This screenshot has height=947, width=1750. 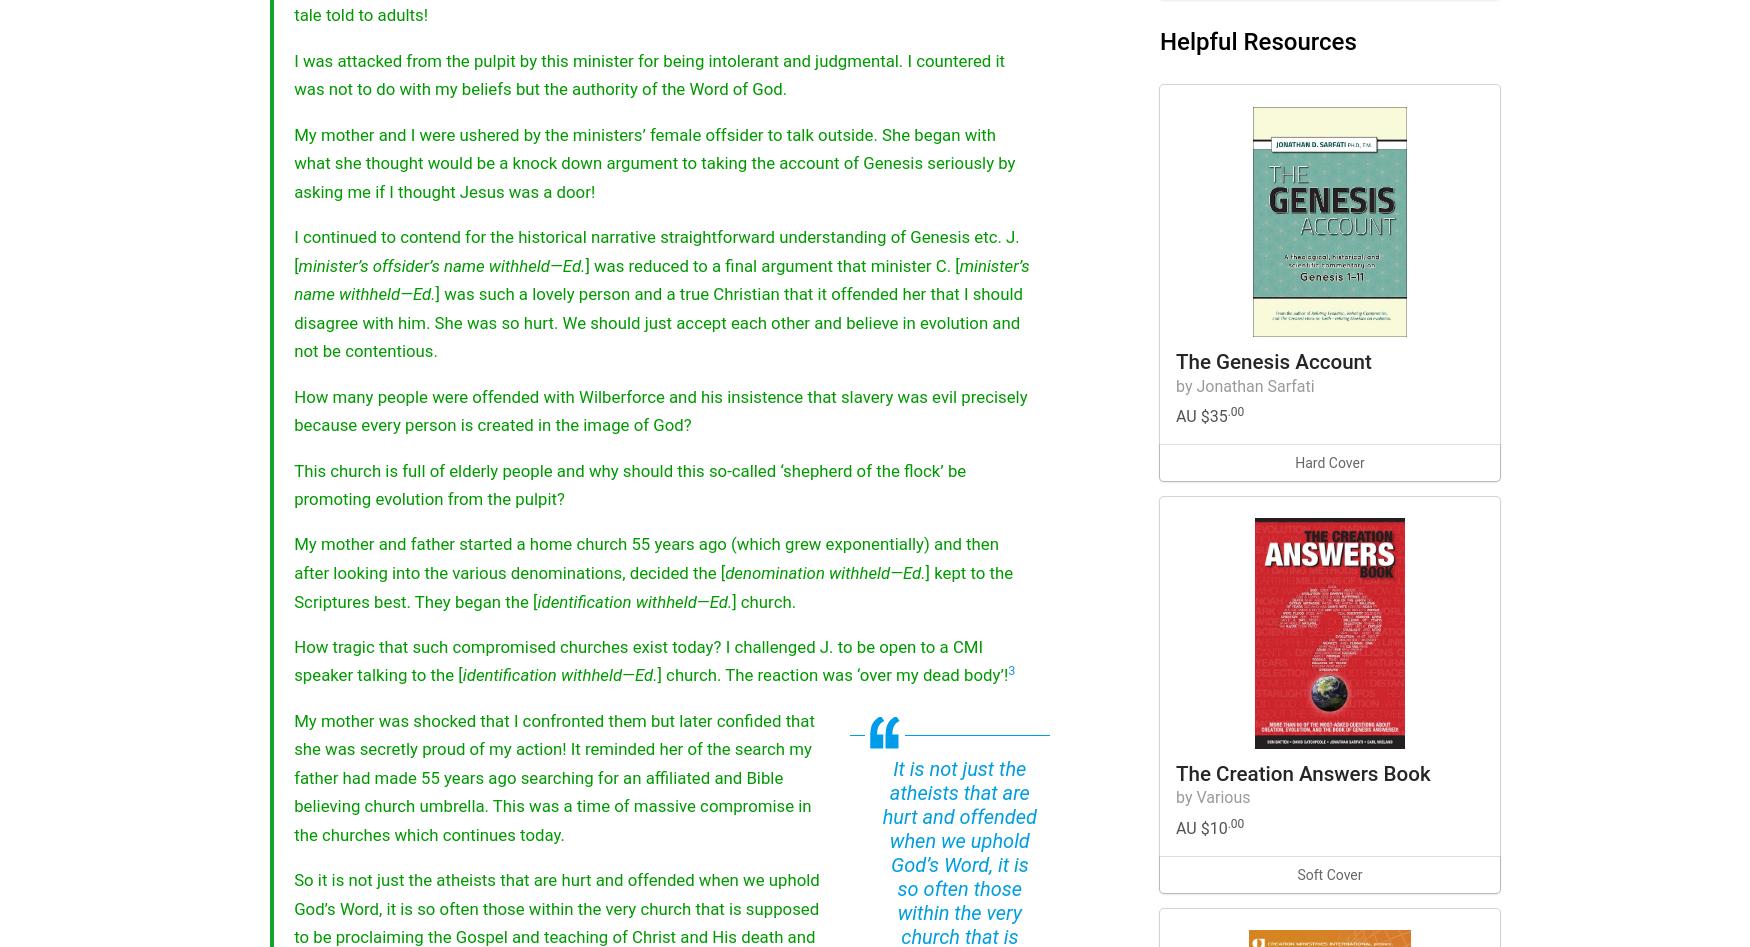 I want to click on 'My mother was shocked that I confronted them but later confided that she was secretly
proud of my action! It reminded her of the search my father had made 55 years ago
searching for an affiliated and Bible believing church umbrella. This was a time
of massive compromise in the churches which continues today.', so click(x=293, y=777).